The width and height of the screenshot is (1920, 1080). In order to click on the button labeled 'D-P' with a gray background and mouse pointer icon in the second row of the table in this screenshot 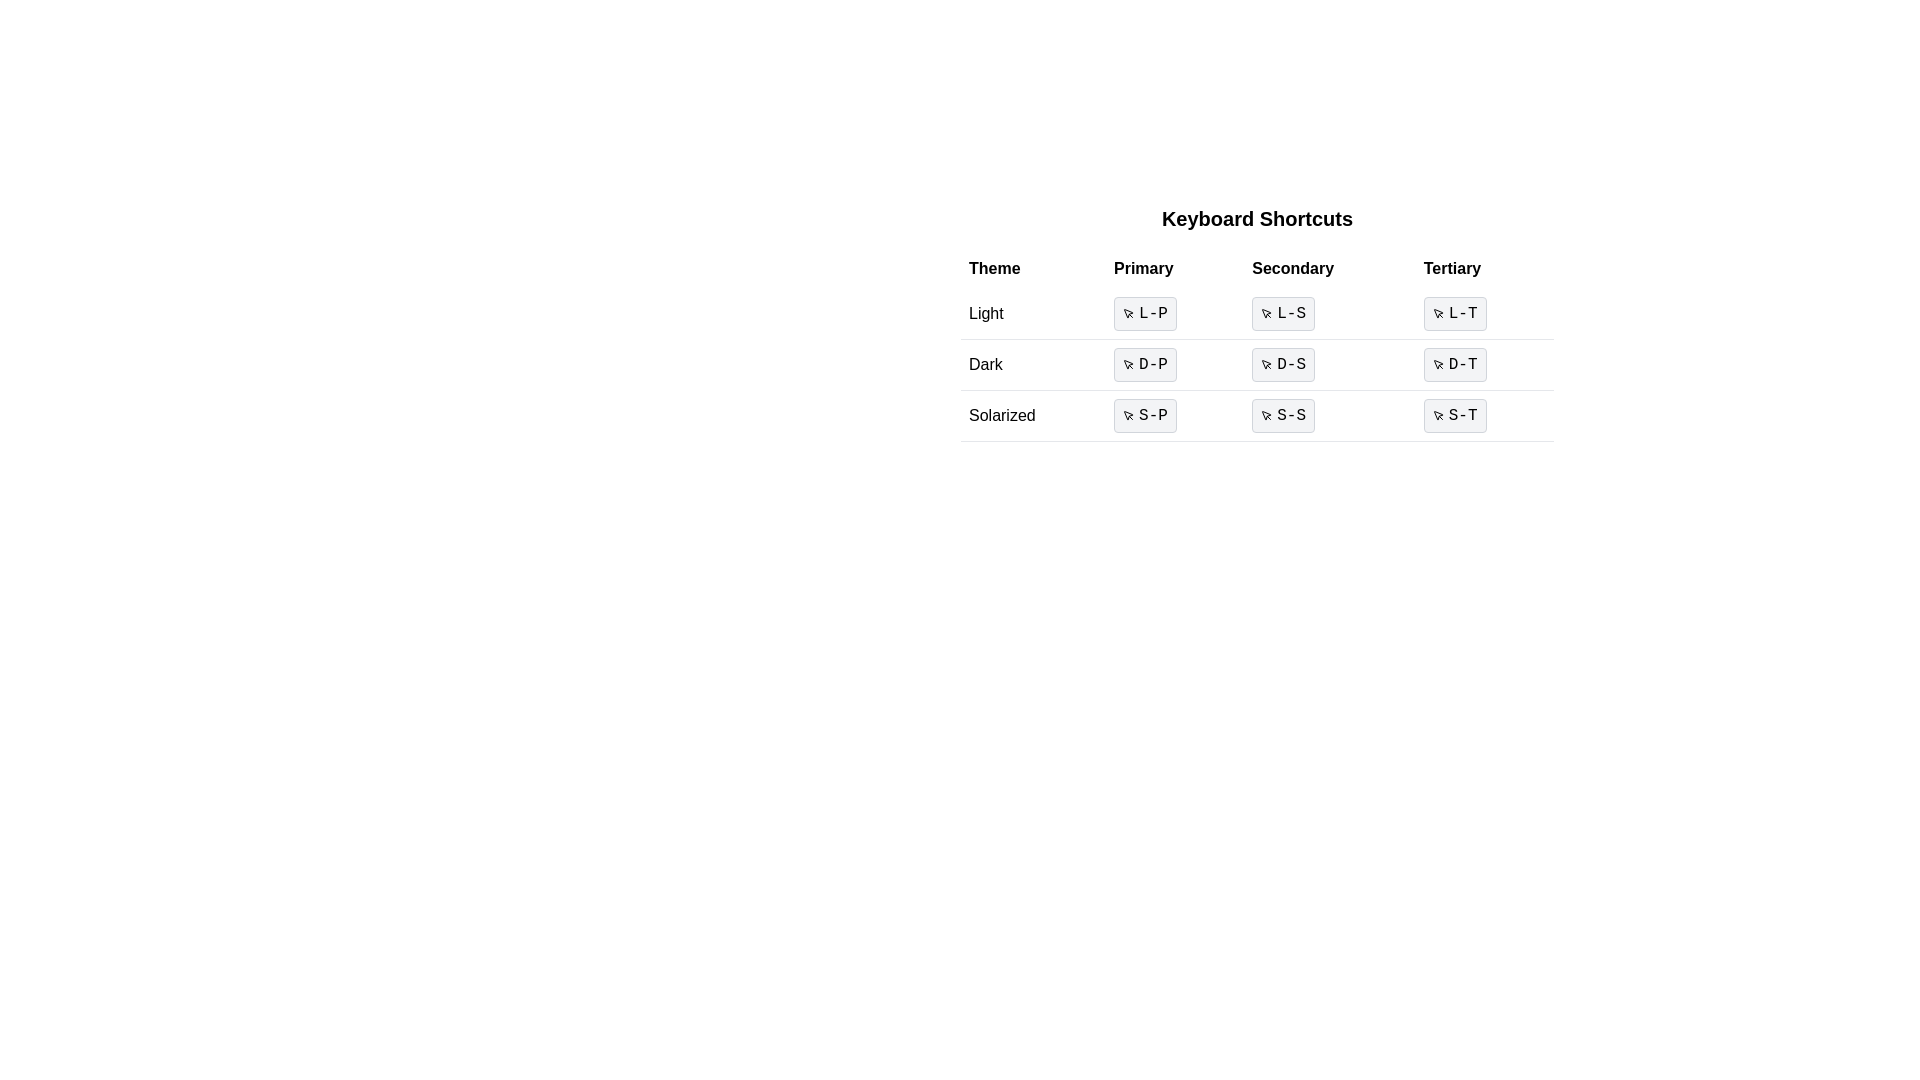, I will do `click(1145, 365)`.